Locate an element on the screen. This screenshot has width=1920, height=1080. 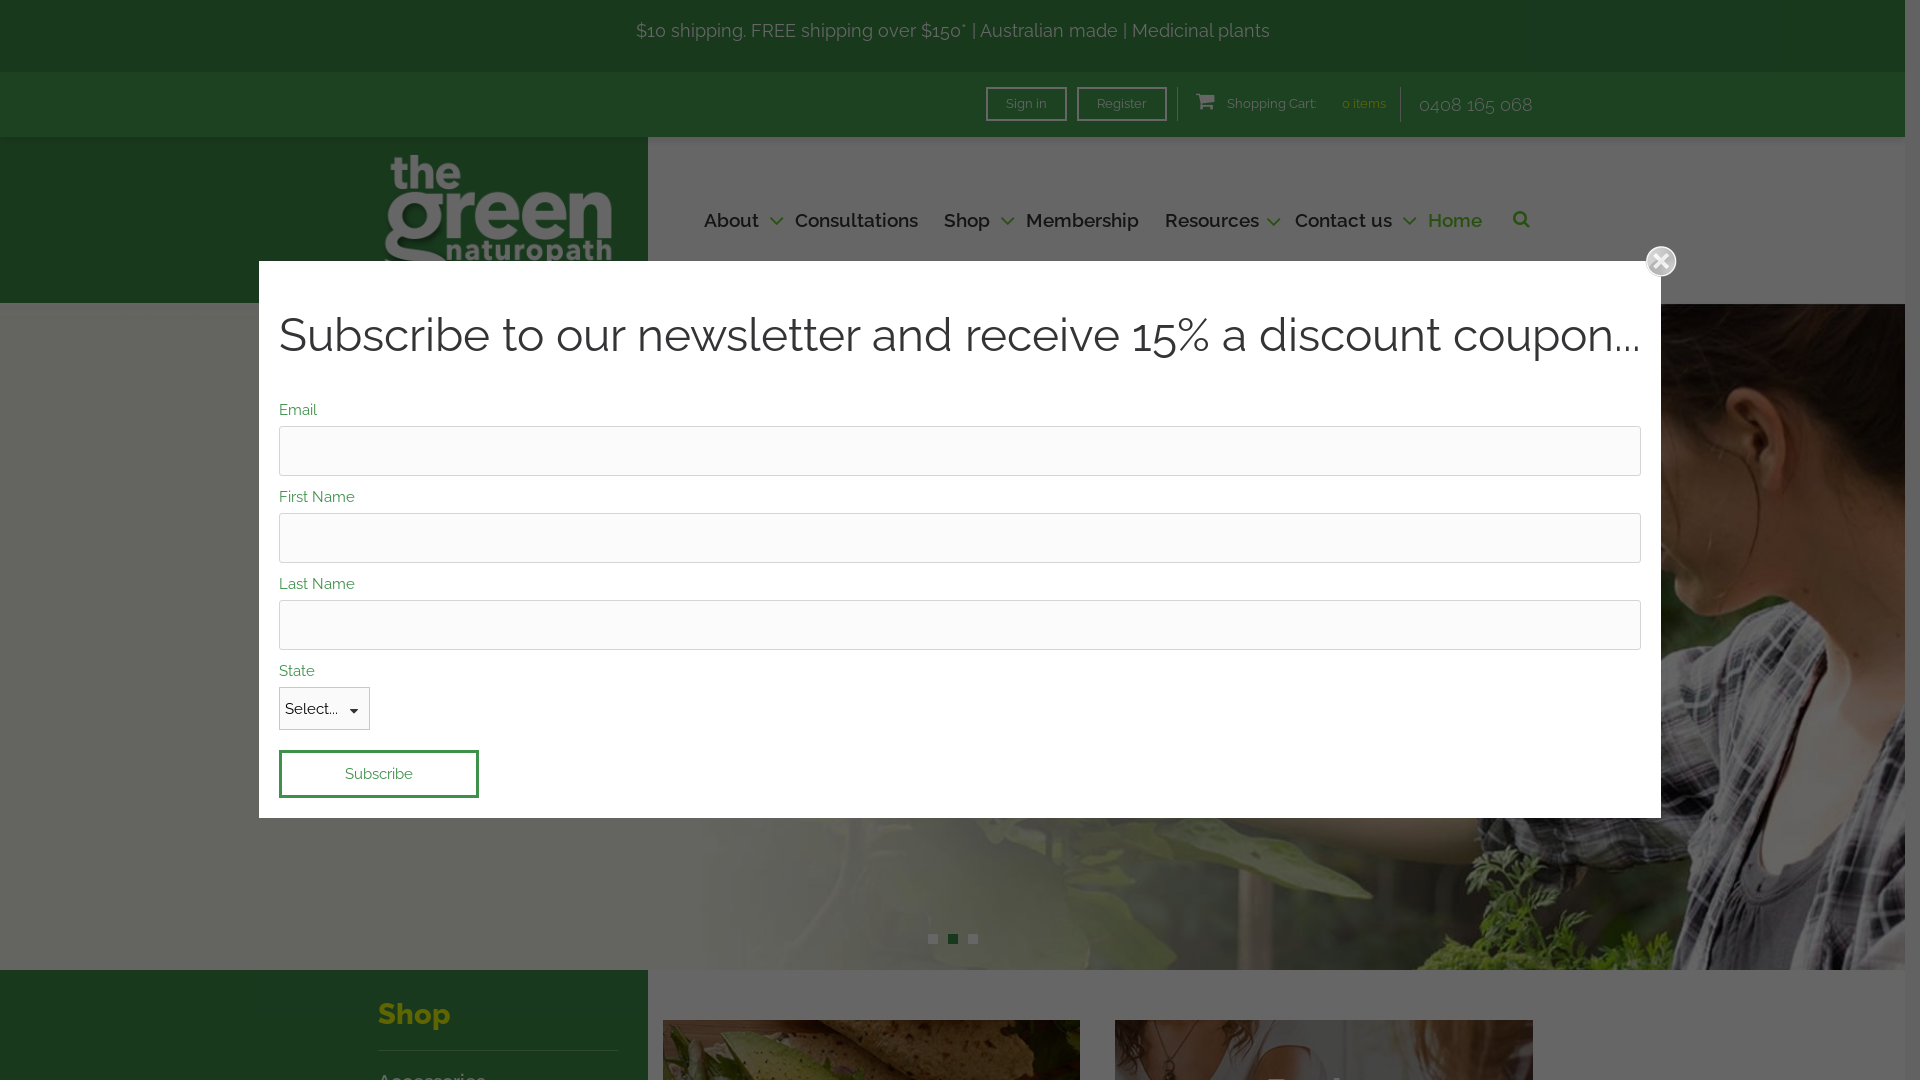
'Sign in' is located at coordinates (1026, 103).